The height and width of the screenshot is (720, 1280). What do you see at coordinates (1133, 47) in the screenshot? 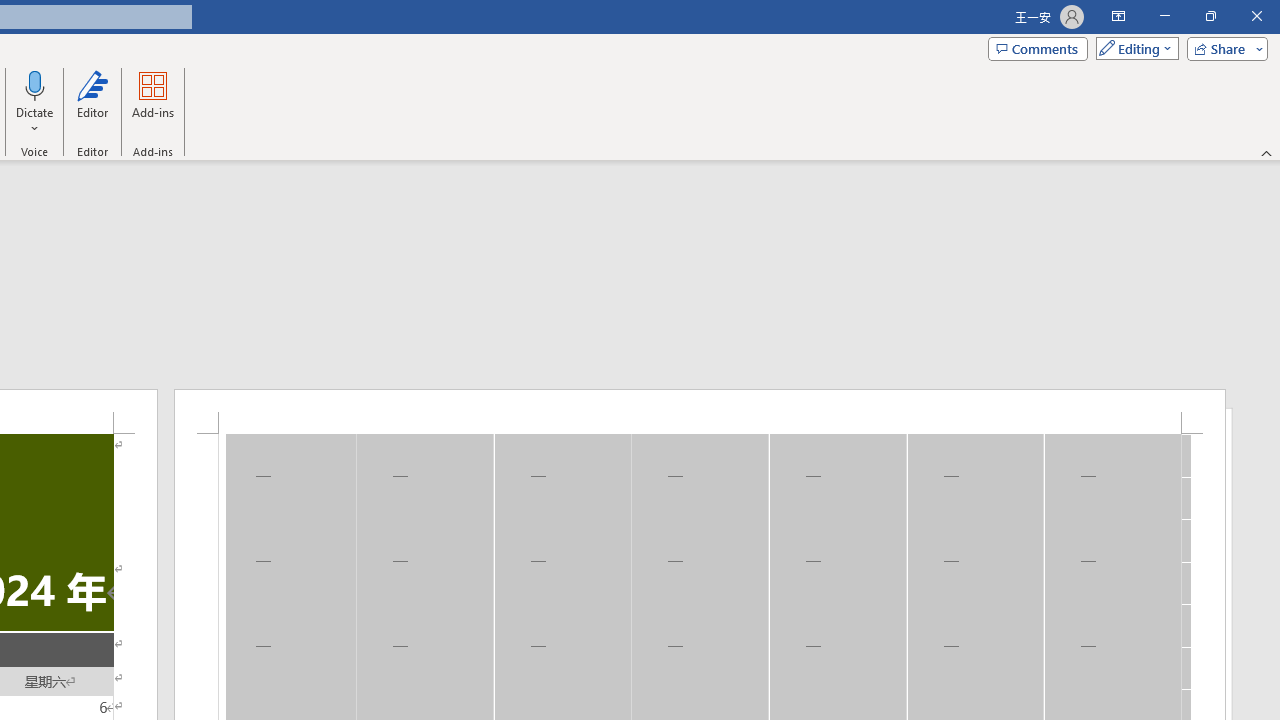
I see `'Mode'` at bounding box center [1133, 47].